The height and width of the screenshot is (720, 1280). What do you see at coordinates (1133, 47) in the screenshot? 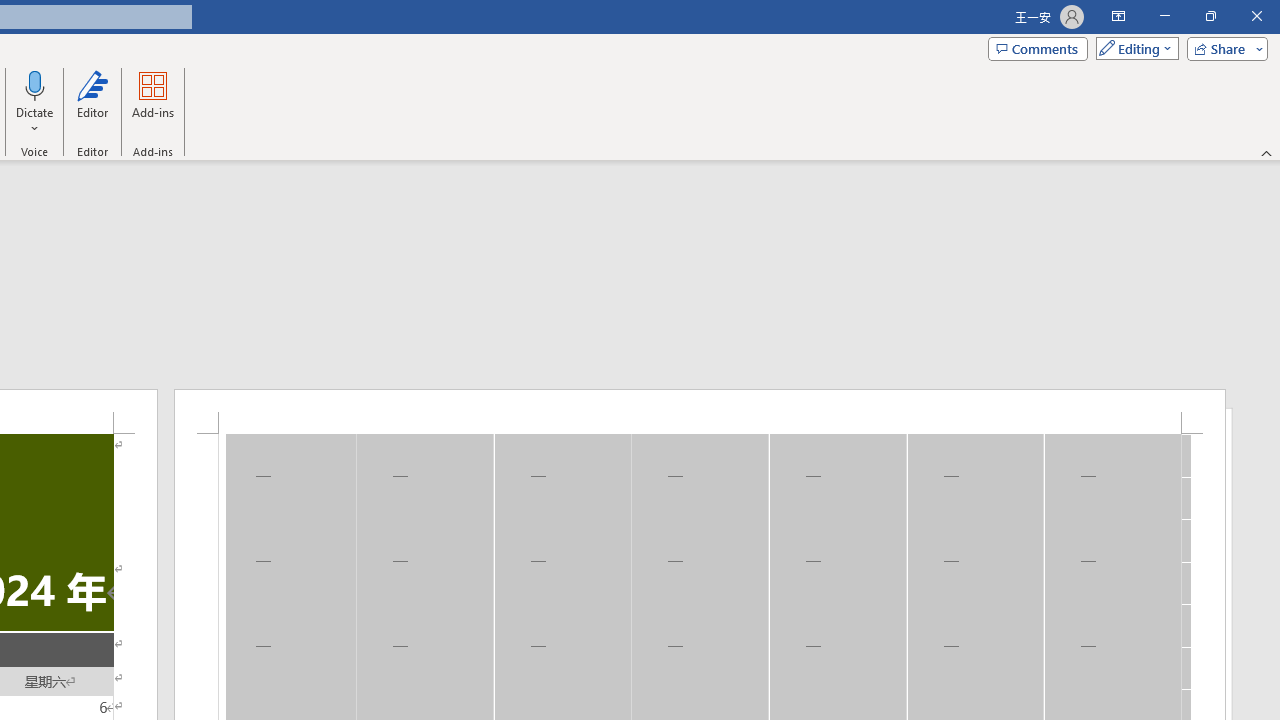
I see `'Mode'` at bounding box center [1133, 47].